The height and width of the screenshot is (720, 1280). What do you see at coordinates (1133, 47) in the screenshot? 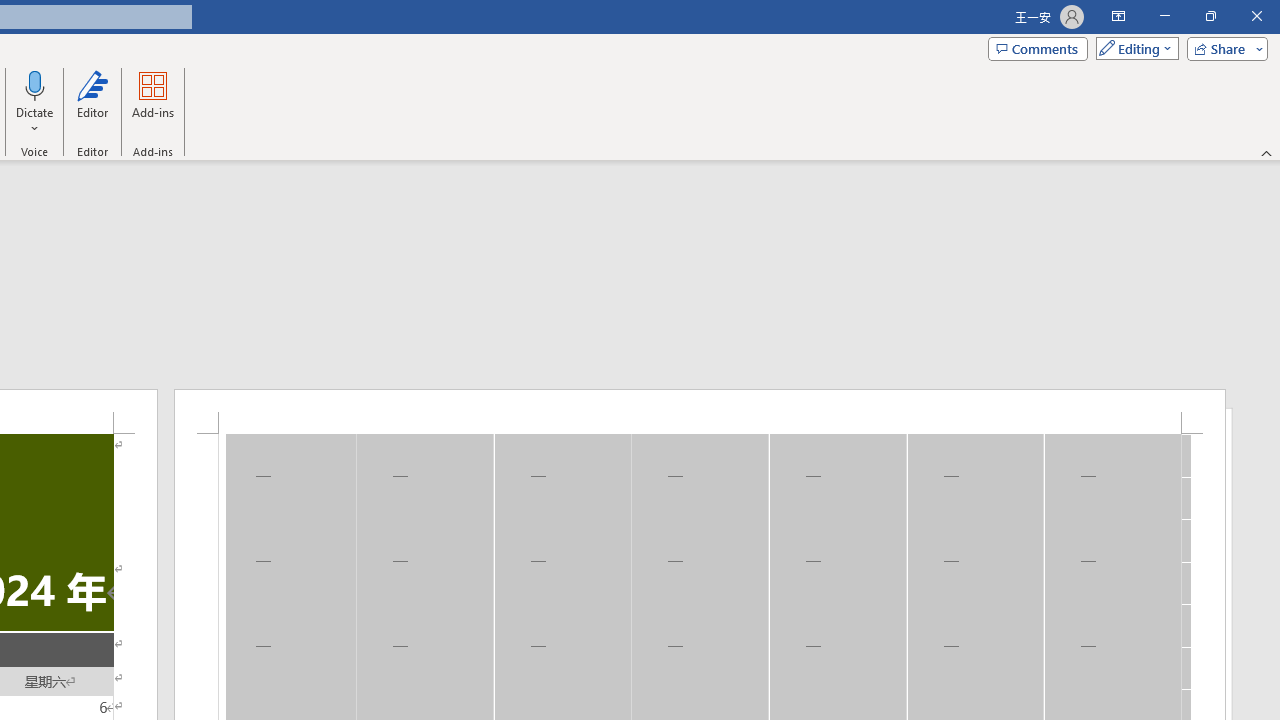
I see `'Mode'` at bounding box center [1133, 47].